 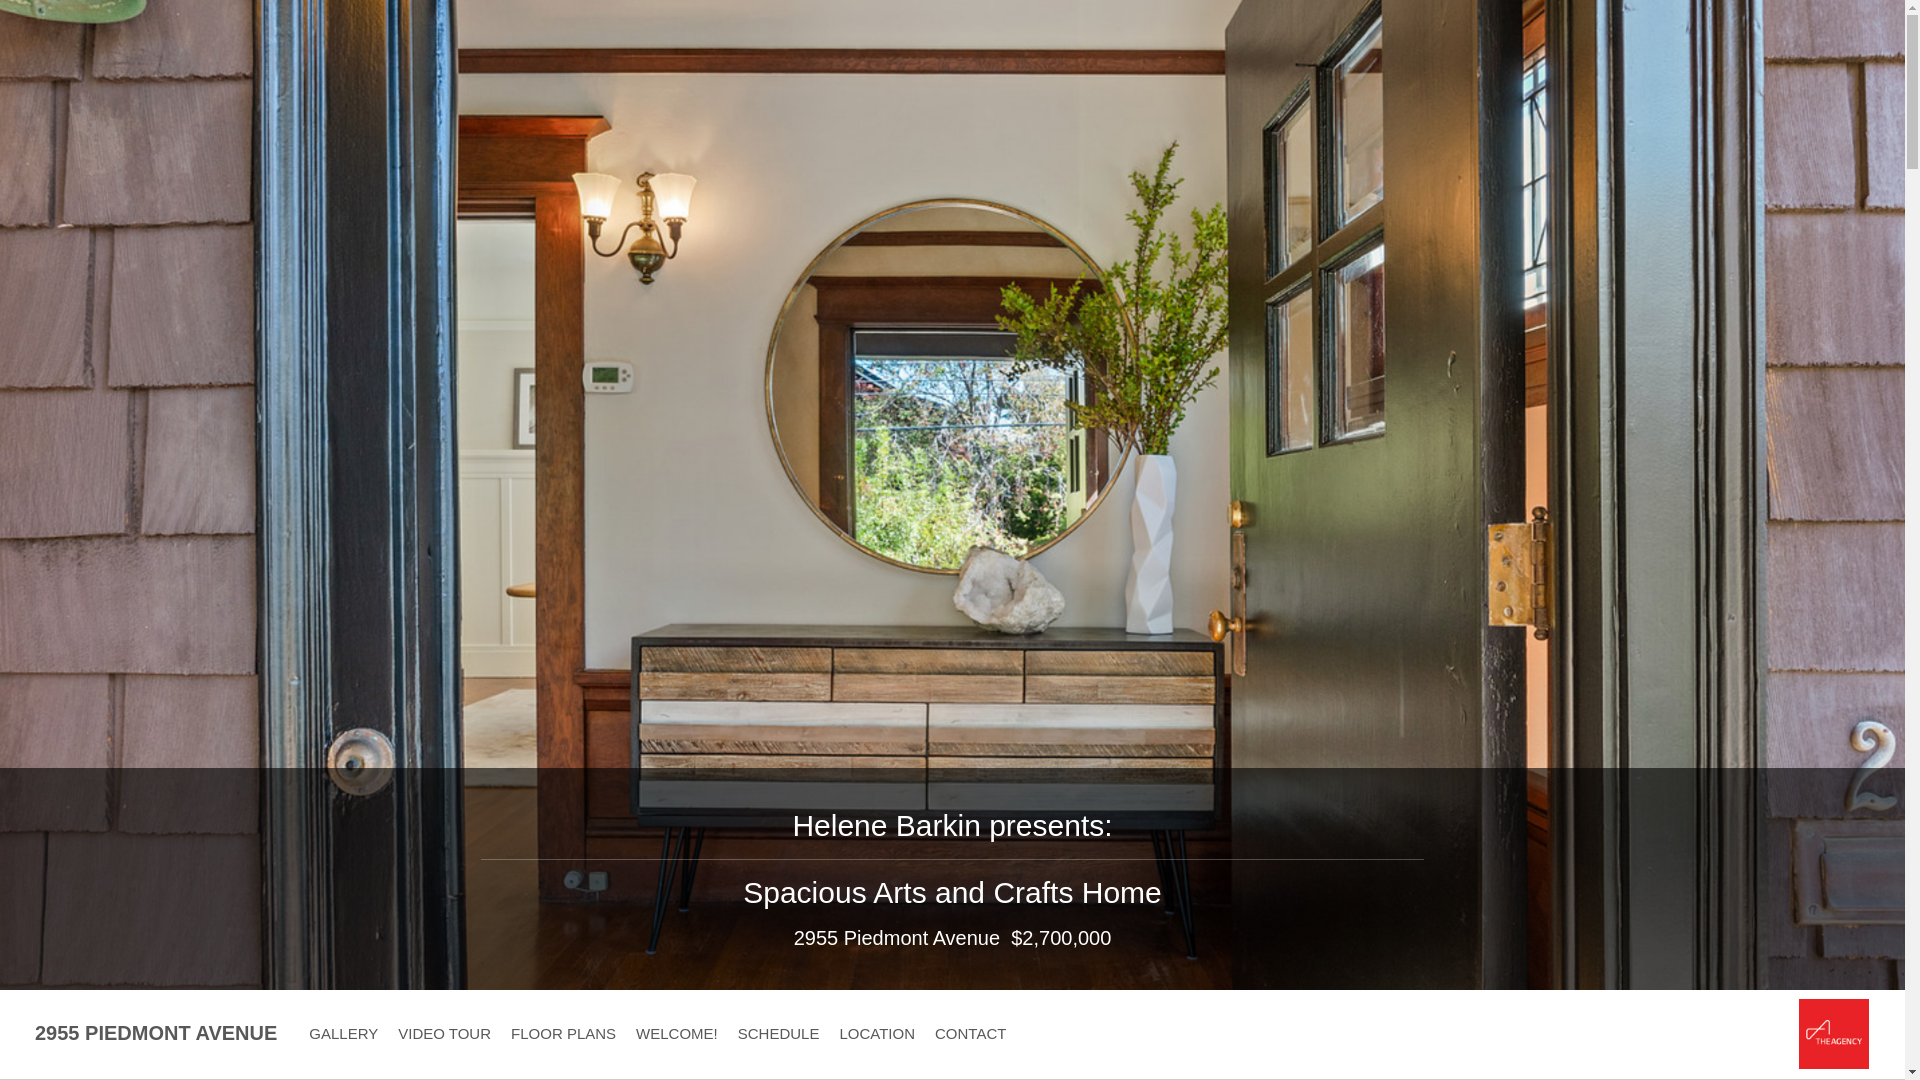 What do you see at coordinates (153, 1030) in the screenshot?
I see `'2955 PIEDMONT AVENUE'` at bounding box center [153, 1030].